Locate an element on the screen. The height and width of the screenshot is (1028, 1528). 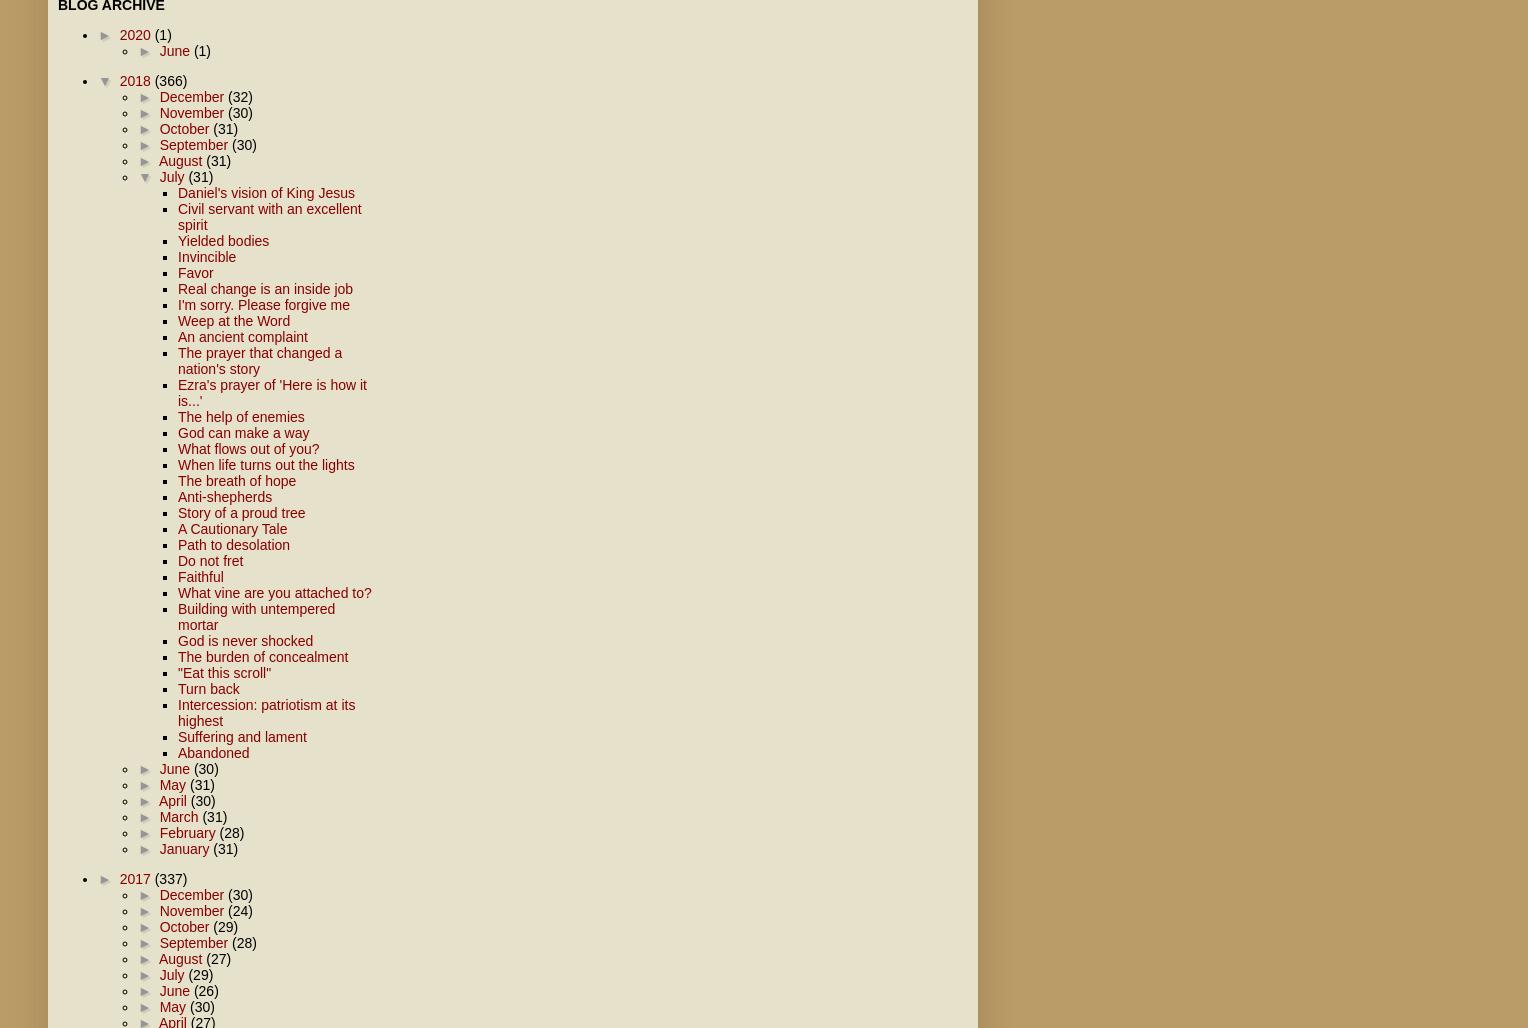
'Ezra's prayer of 'Here is how it is...'' is located at coordinates (271, 393).